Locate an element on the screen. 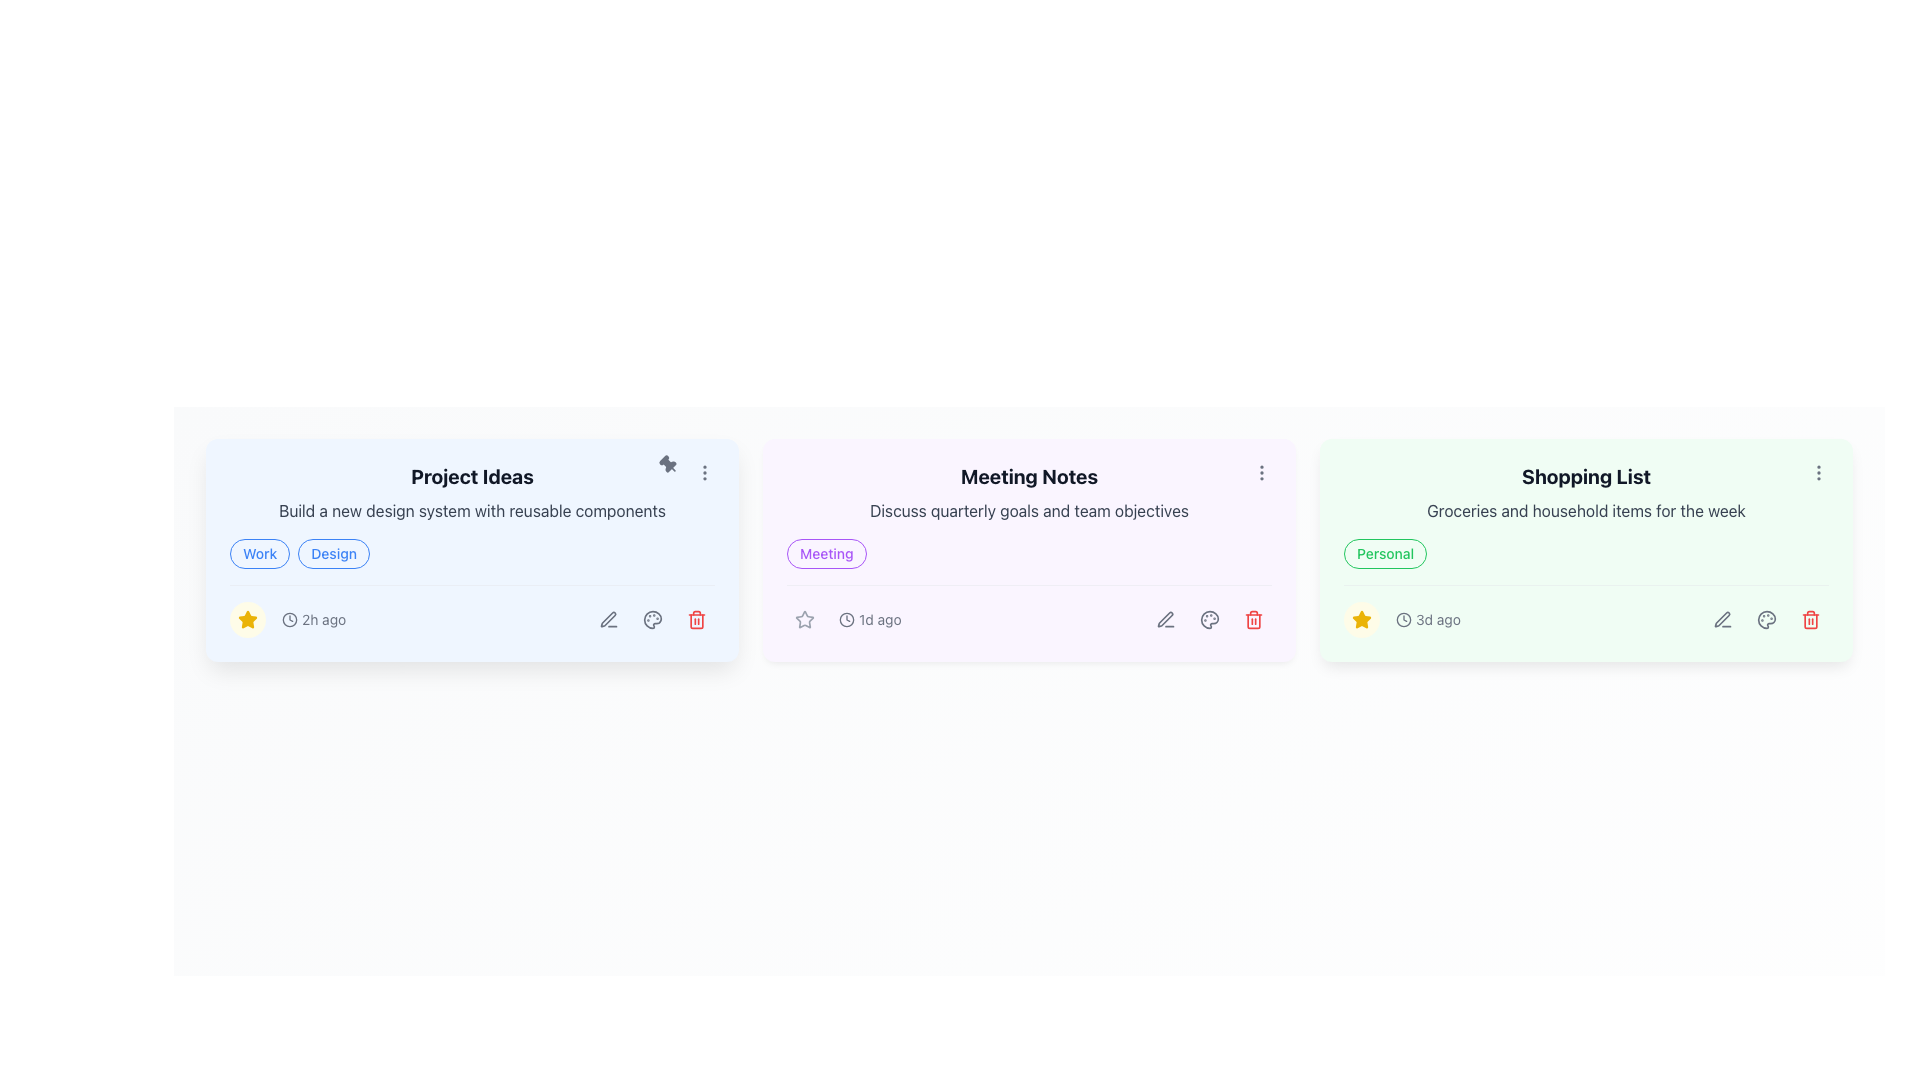  the visual representation of the Icon located in the bottom-left corner of the 'Meeting Notes' card, preceding the text '1d ago' is located at coordinates (846, 619).